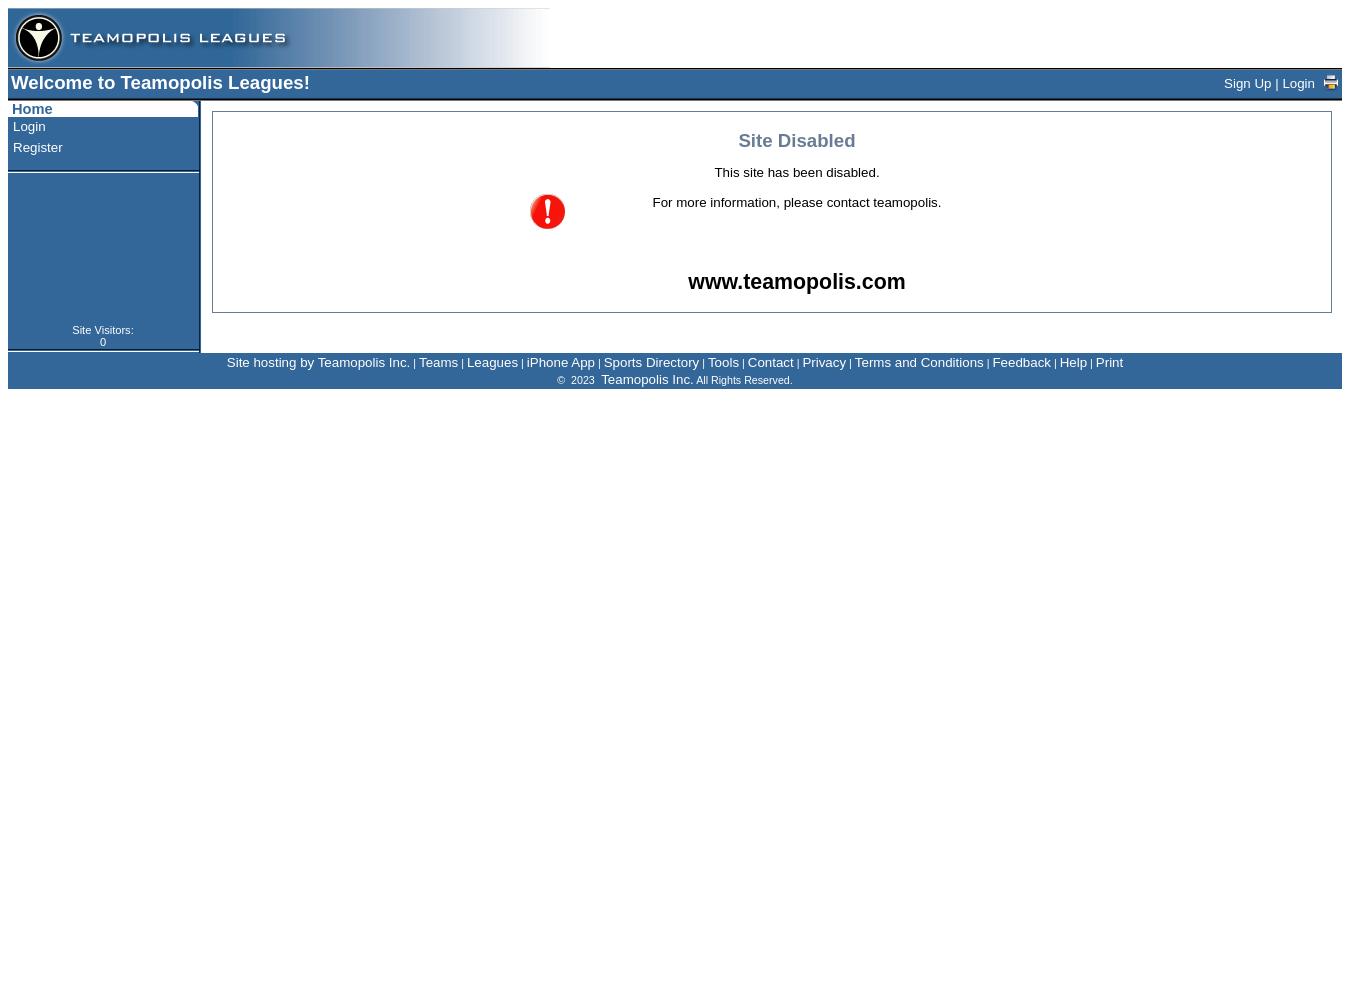  I want to click on 'Print', so click(1109, 361).